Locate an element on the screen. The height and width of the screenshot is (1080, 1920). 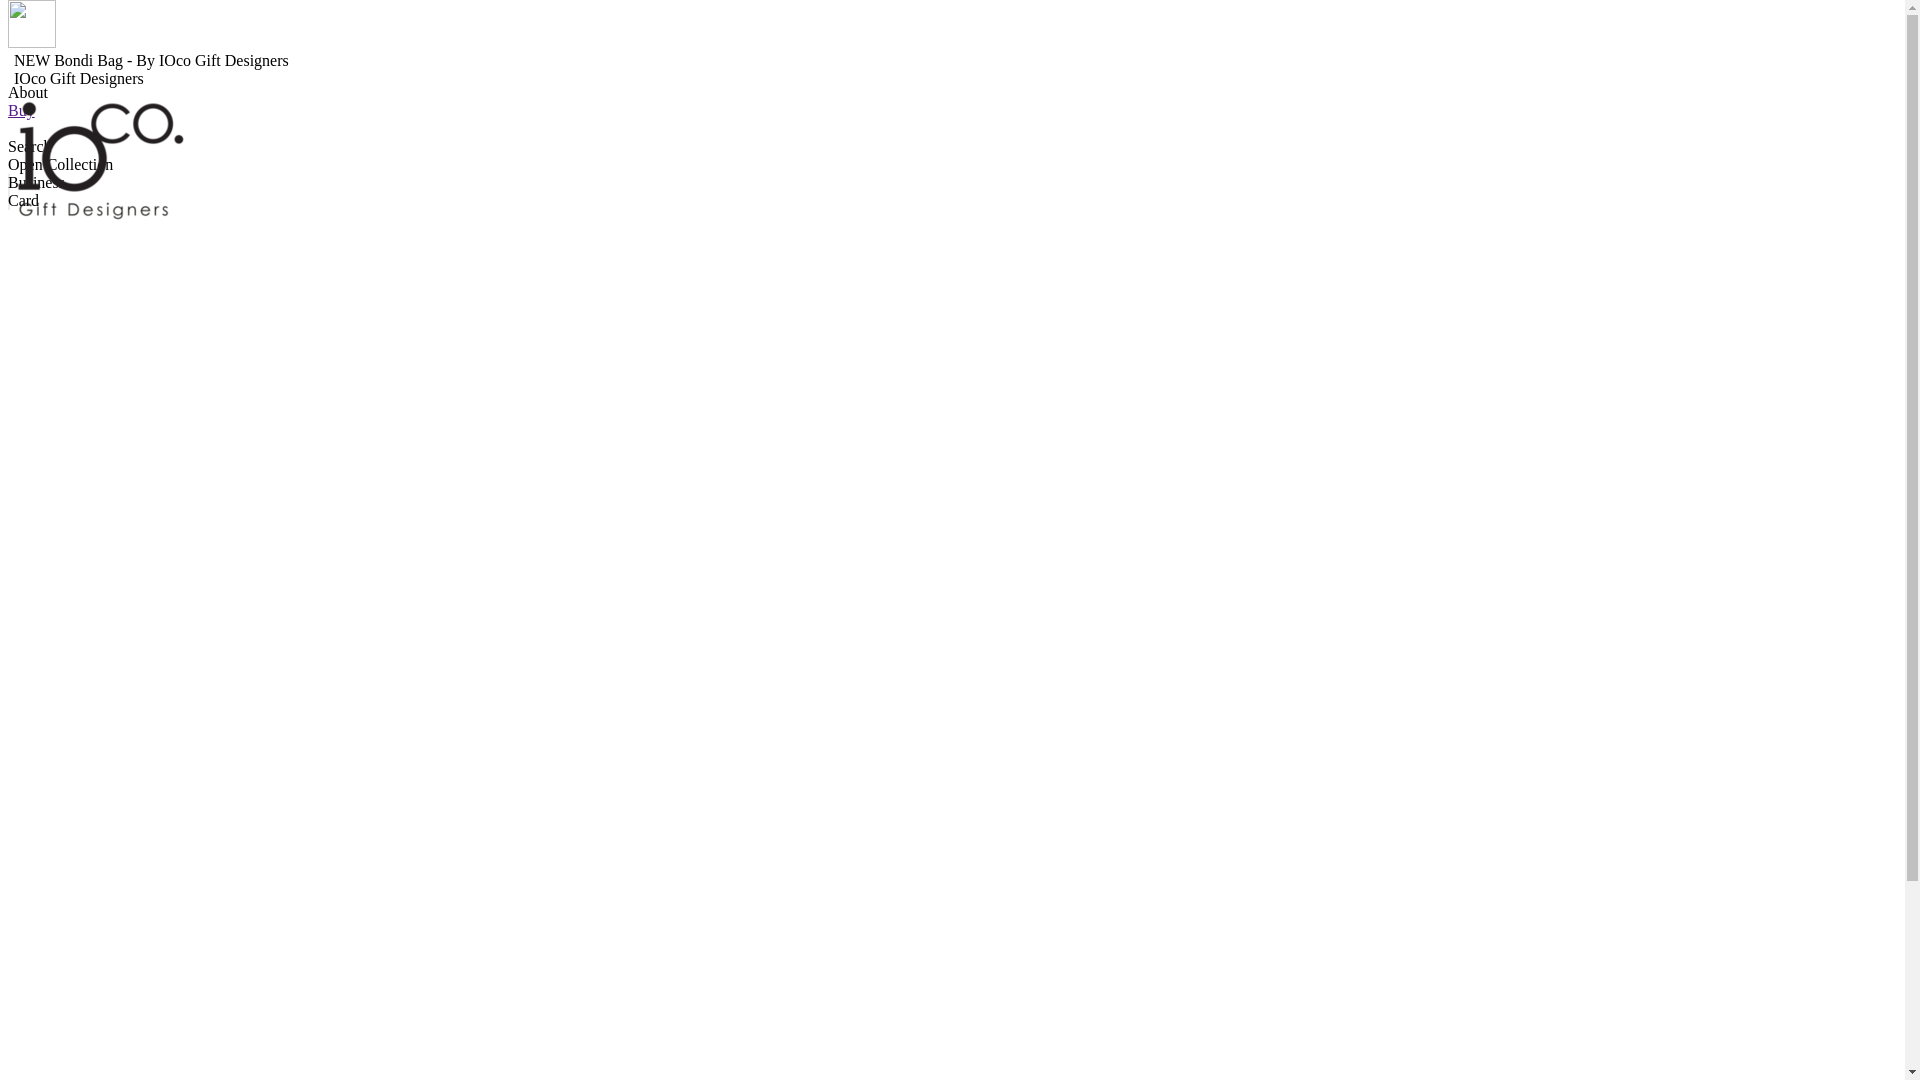
'Business Card' is located at coordinates (36, 191).